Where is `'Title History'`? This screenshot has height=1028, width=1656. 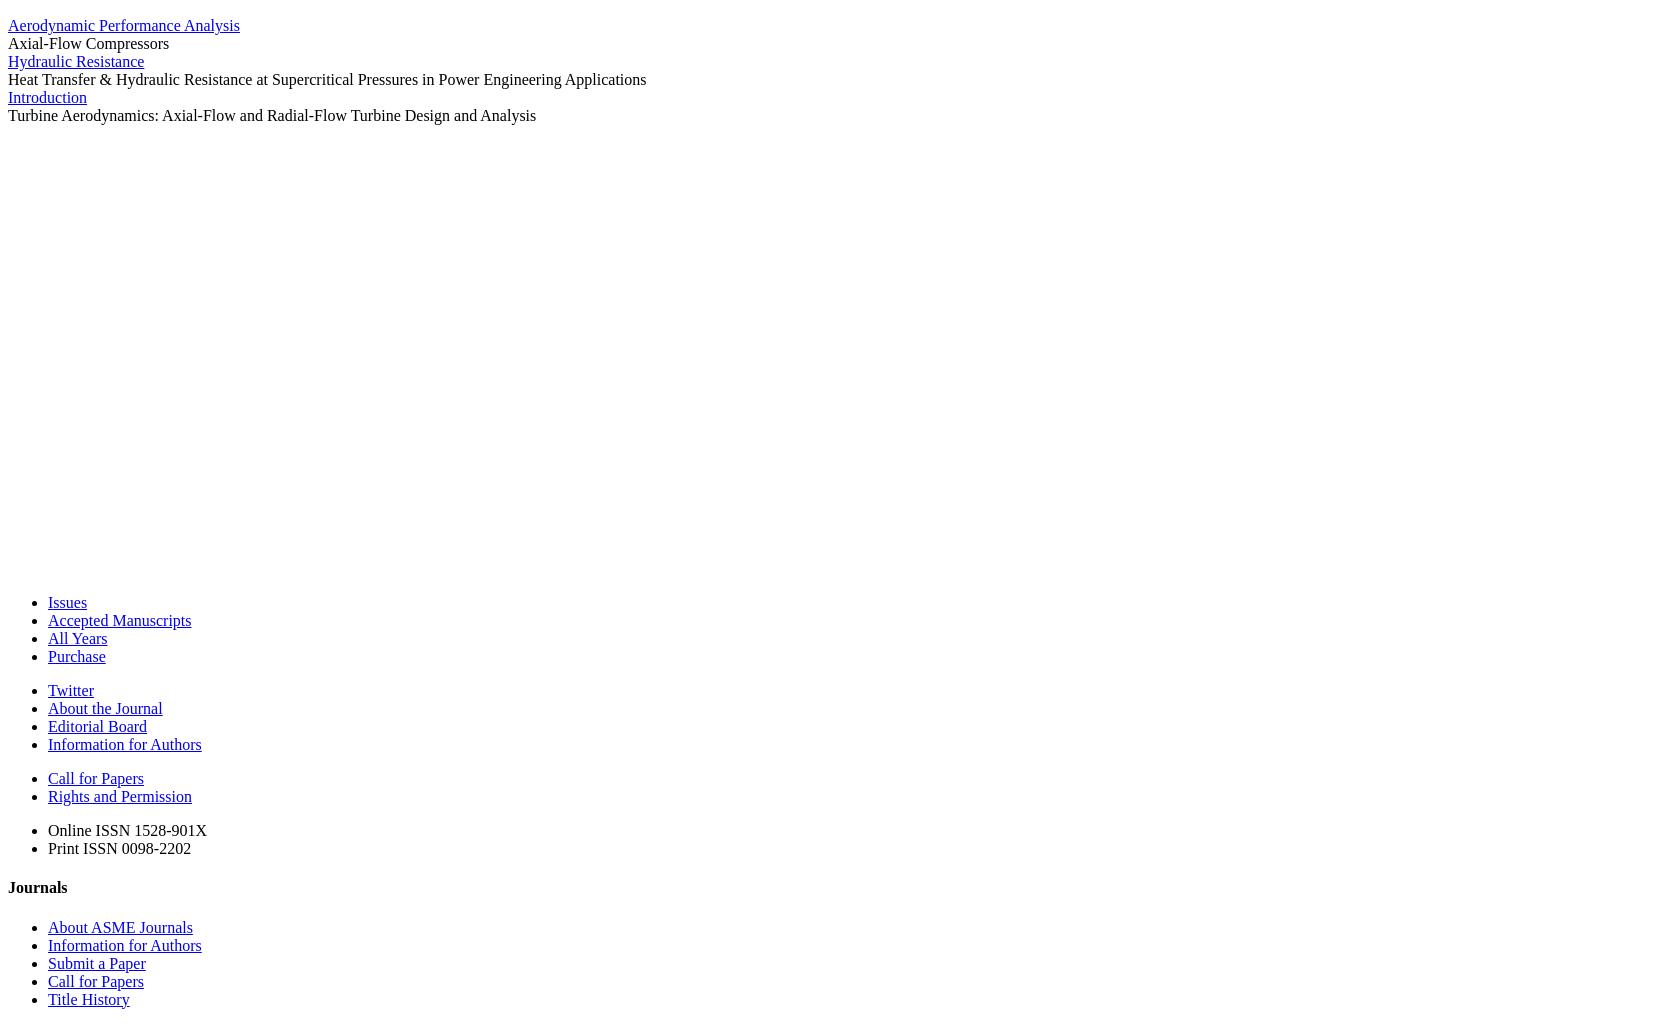 'Title History' is located at coordinates (47, 997).